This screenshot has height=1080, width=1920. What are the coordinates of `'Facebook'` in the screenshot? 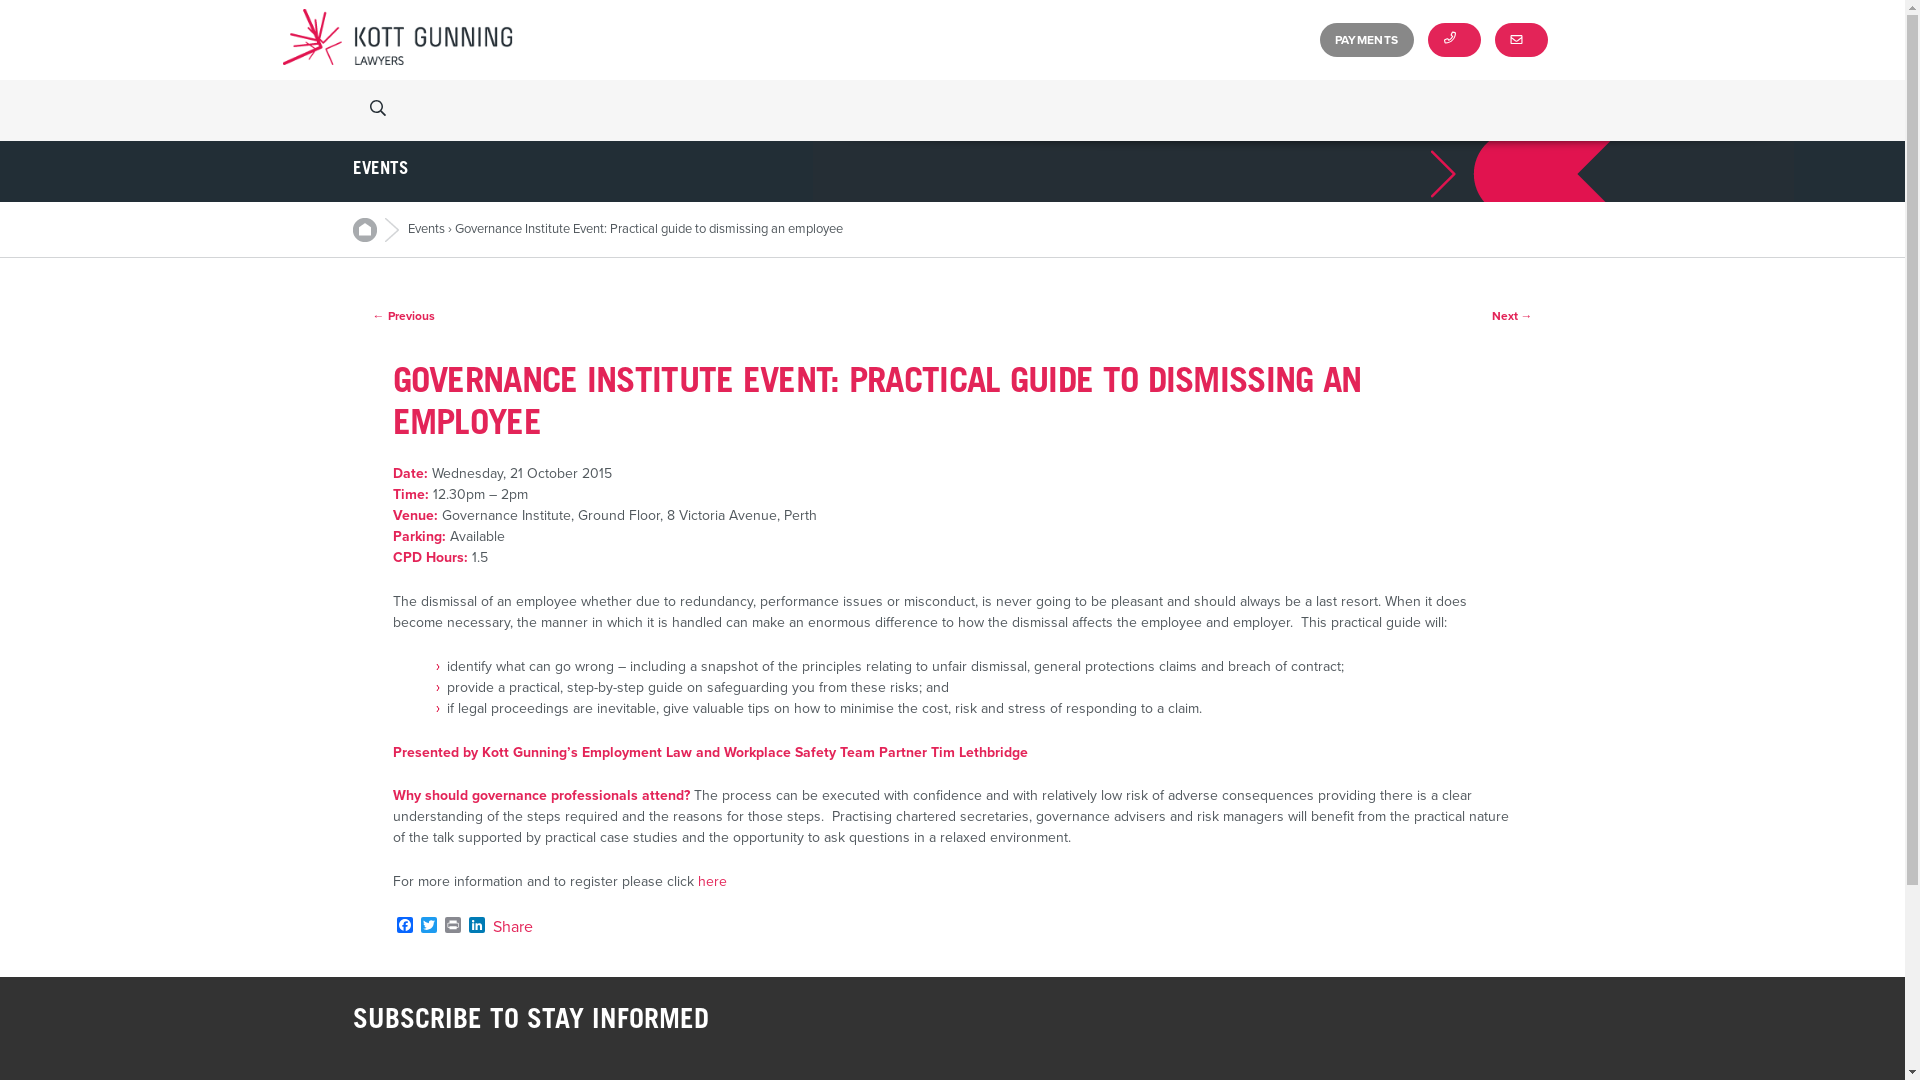 It's located at (392, 926).